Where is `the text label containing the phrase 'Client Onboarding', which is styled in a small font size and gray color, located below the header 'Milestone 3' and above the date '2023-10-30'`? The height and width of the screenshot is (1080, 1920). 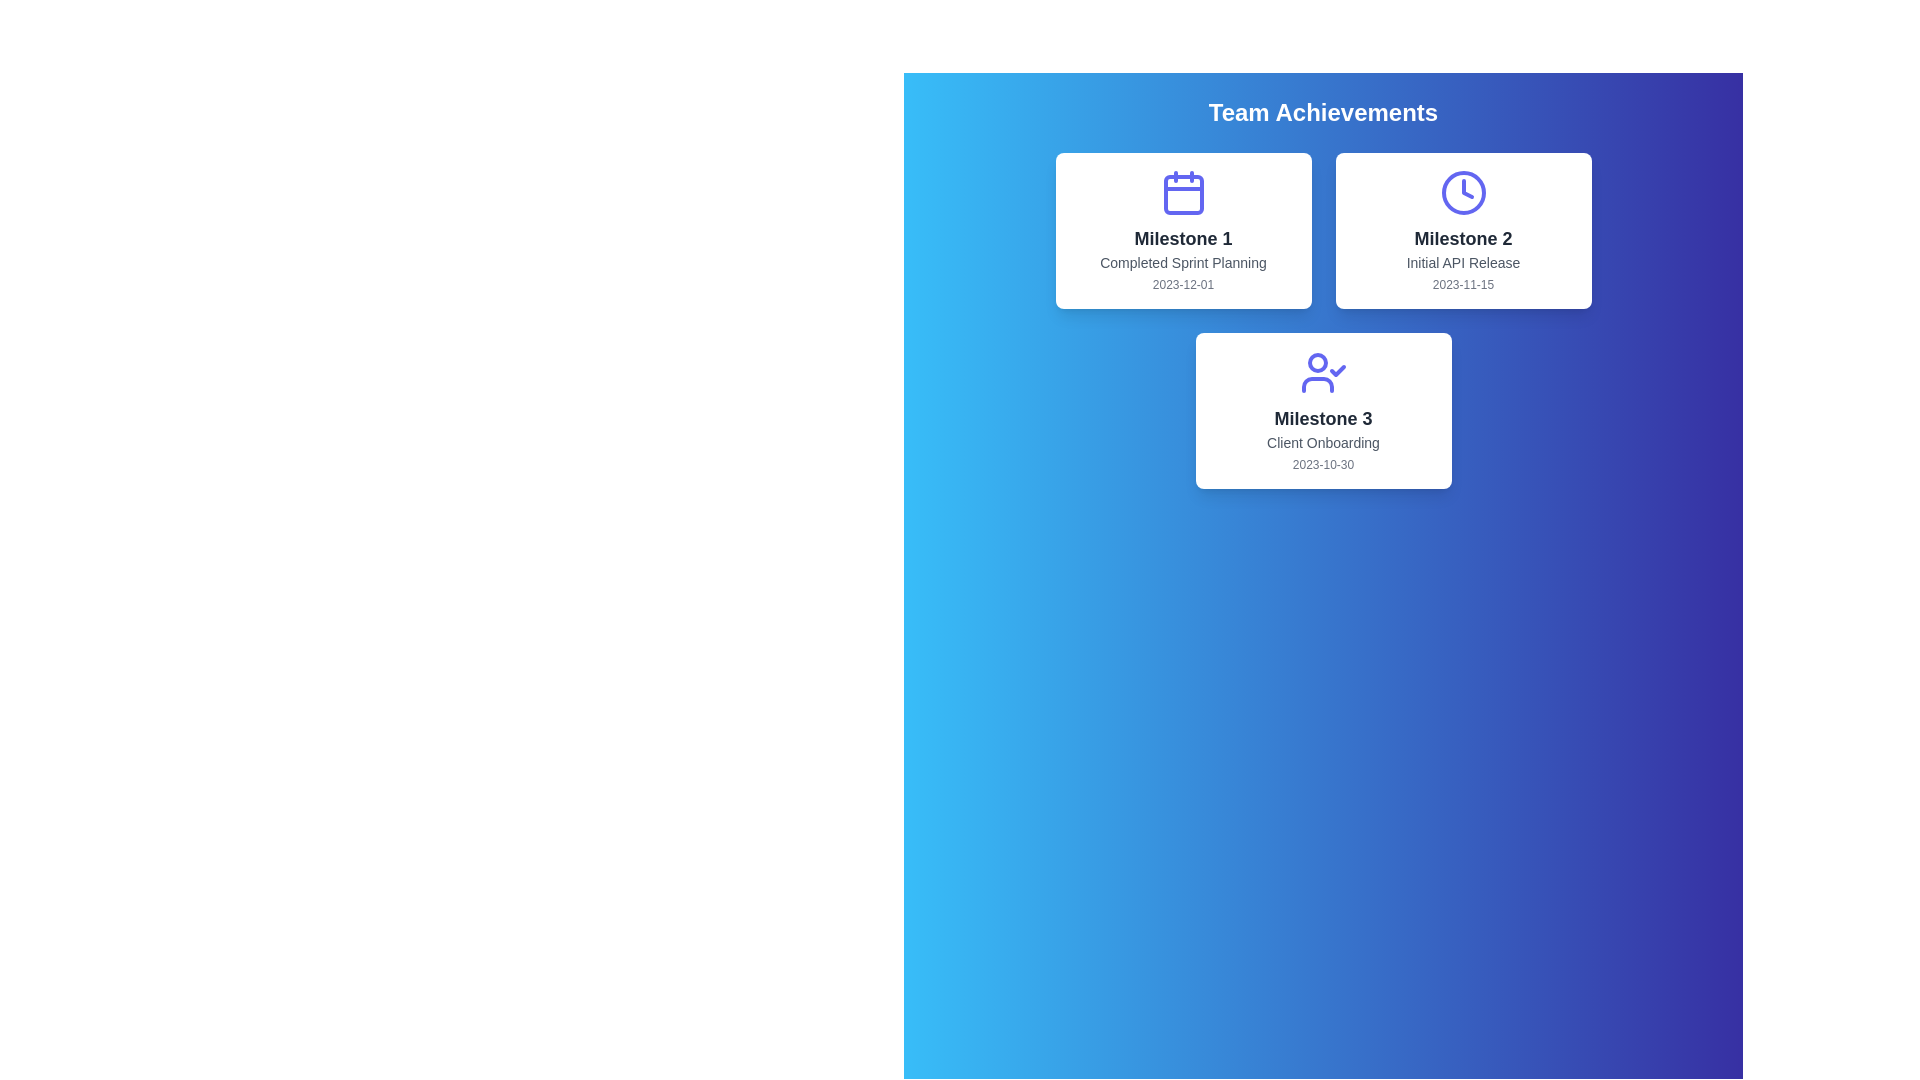 the text label containing the phrase 'Client Onboarding', which is styled in a small font size and gray color, located below the header 'Milestone 3' and above the date '2023-10-30' is located at coordinates (1323, 442).